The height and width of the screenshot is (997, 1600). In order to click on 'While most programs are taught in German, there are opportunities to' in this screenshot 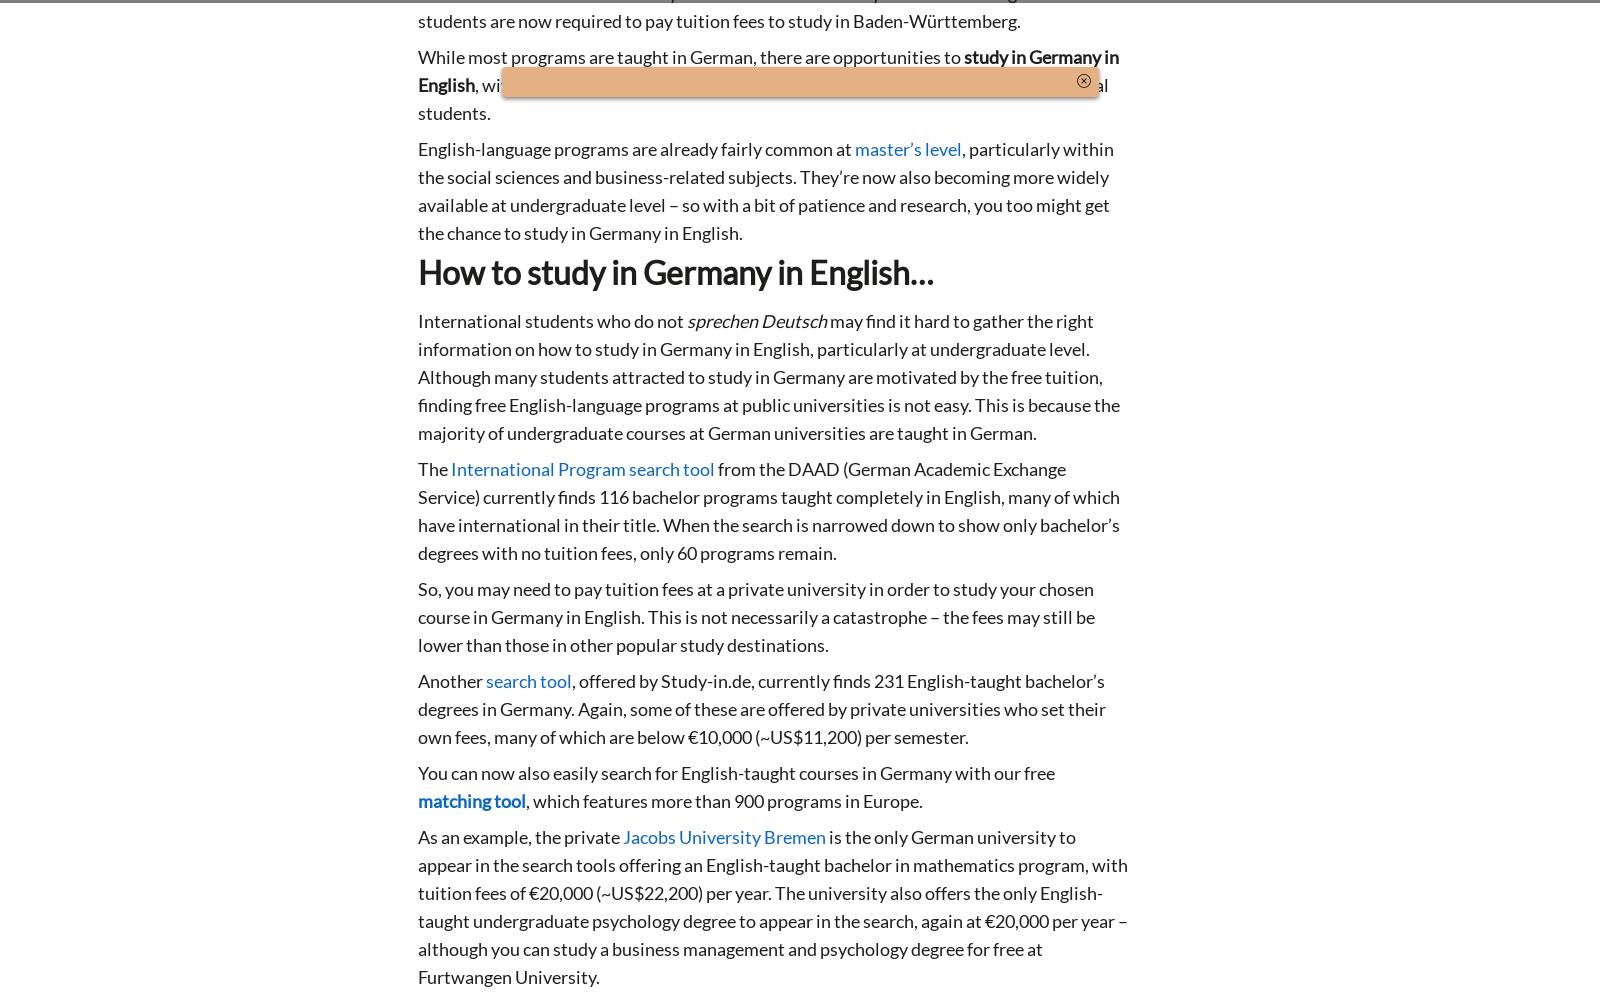, I will do `click(691, 56)`.